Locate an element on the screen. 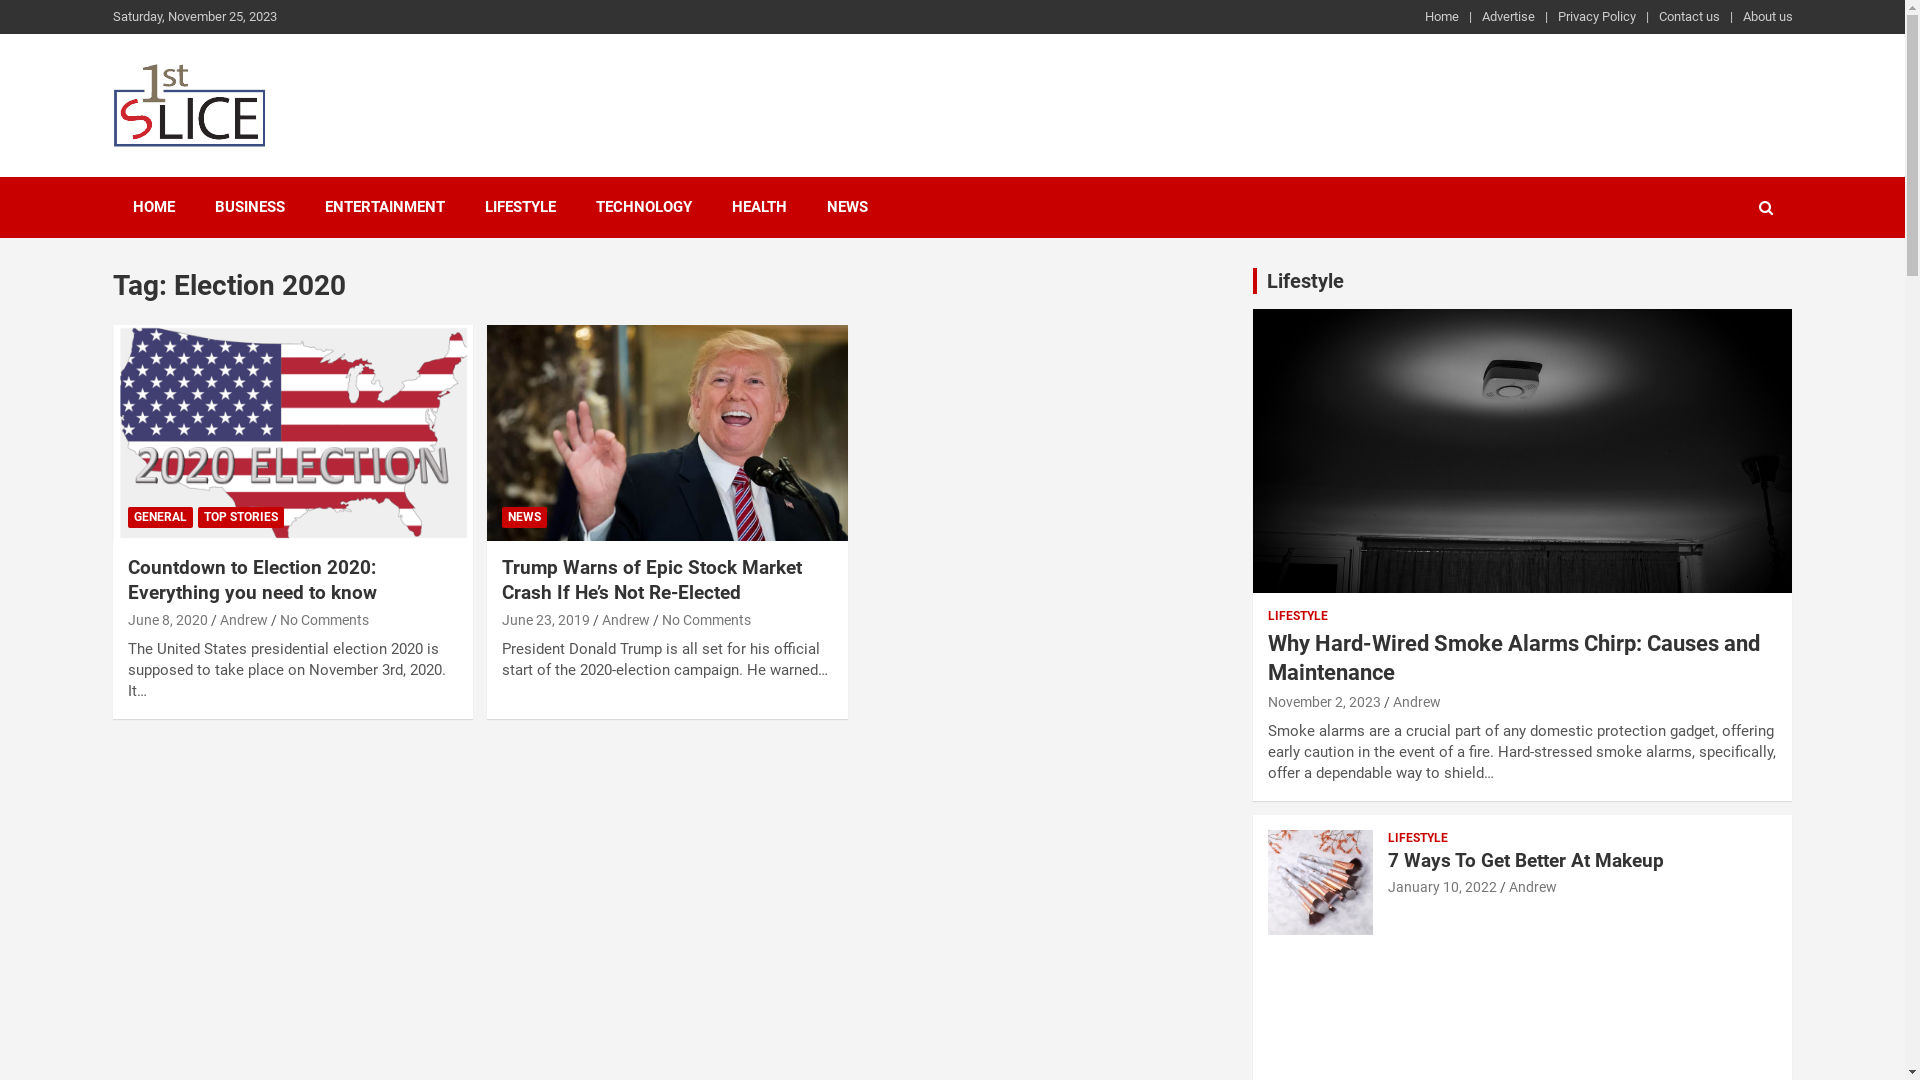 This screenshot has height=1080, width=1920. '1stslice' is located at coordinates (183, 171).